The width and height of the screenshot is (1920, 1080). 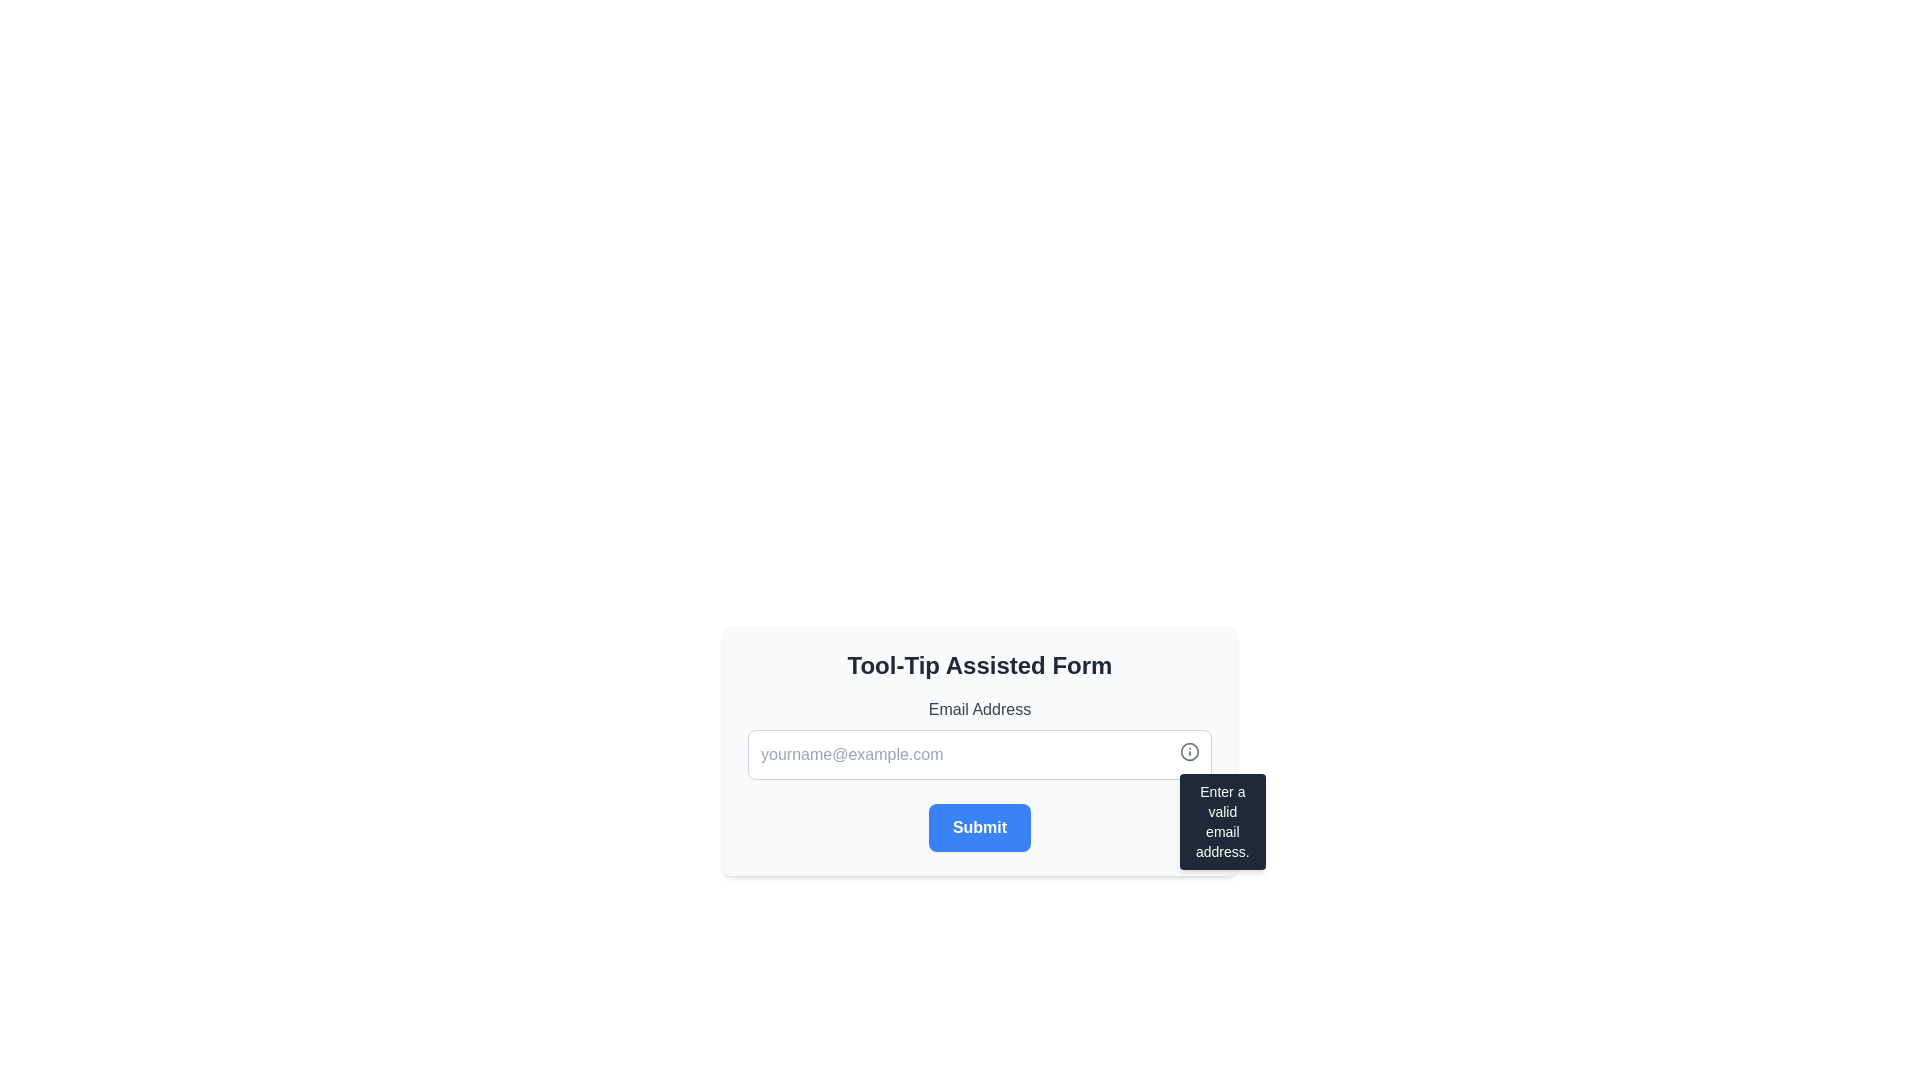 I want to click on the Text label that indicates the purpose of the email input field, which is centered horizontally above the corresponding input area, so click(x=979, y=708).